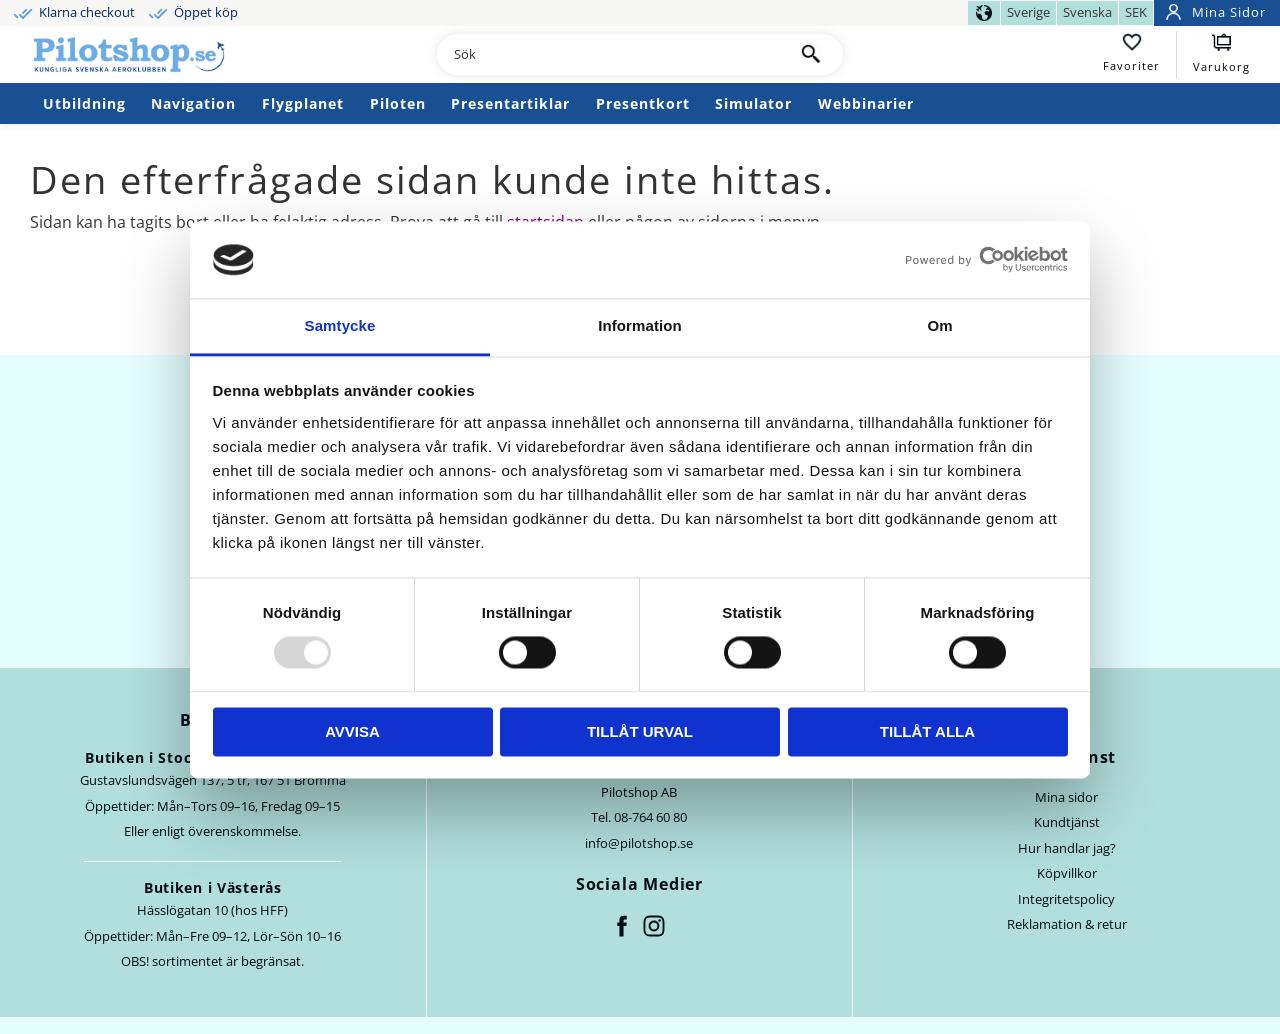 The width and height of the screenshot is (1280, 1034). I want to click on 'Statistik', so click(750, 612).